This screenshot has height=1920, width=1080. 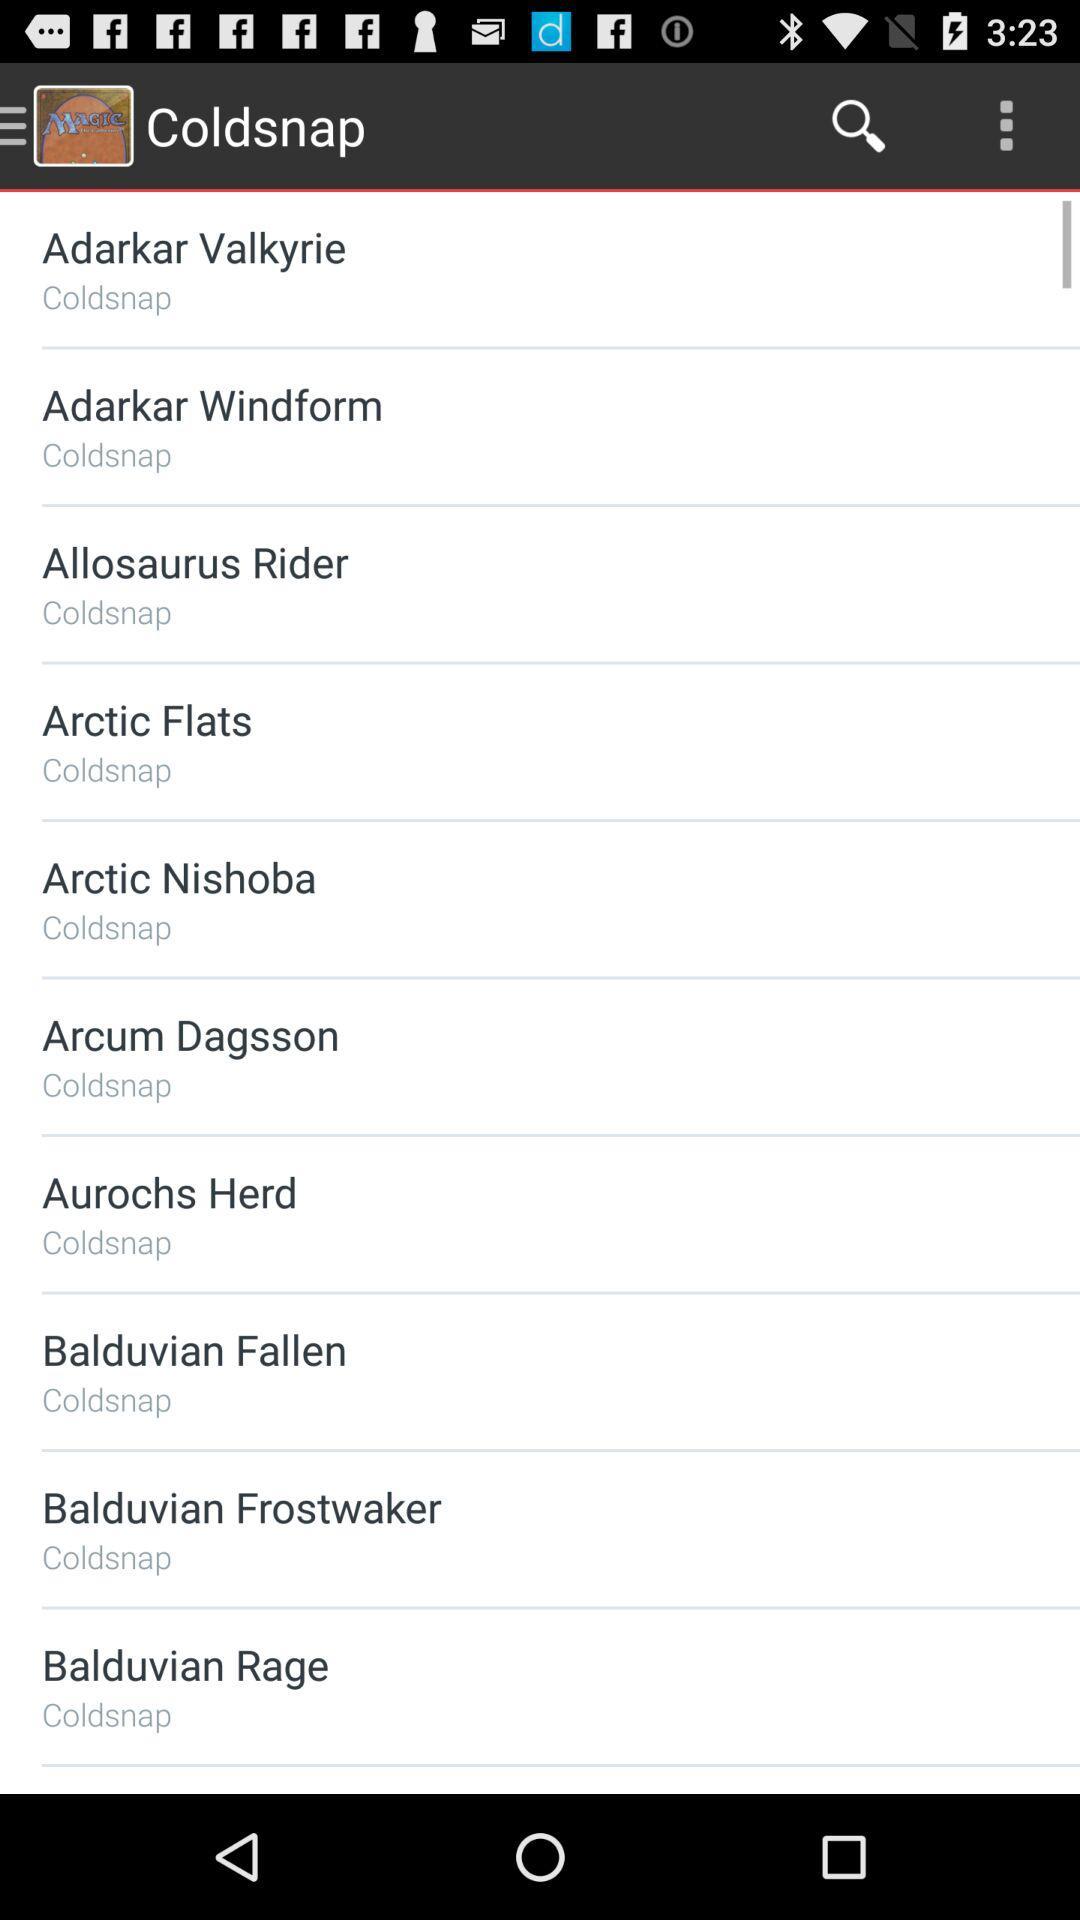 What do you see at coordinates (507, 876) in the screenshot?
I see `icon above coldsnap item` at bounding box center [507, 876].